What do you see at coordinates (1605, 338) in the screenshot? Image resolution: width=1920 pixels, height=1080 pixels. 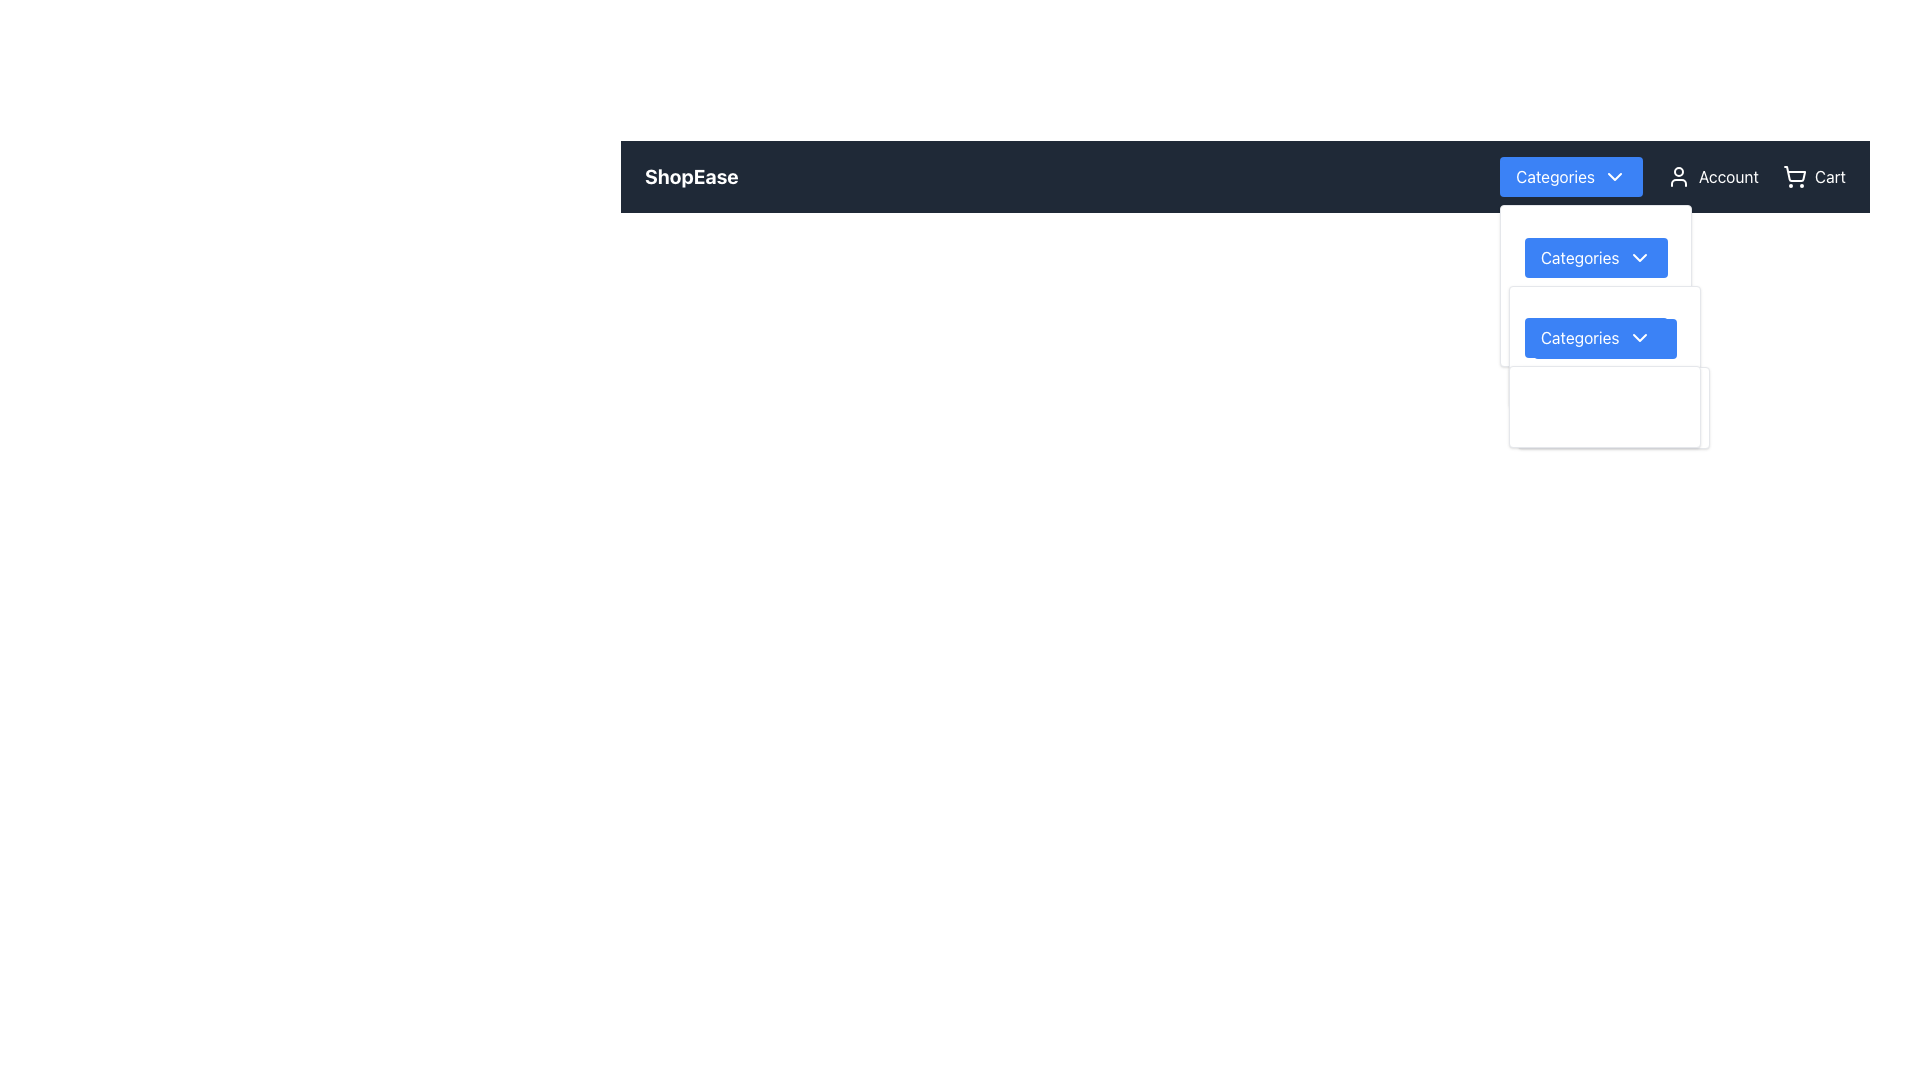 I see `the 'Categories' button with a blue background and white text in the drop-down menu` at bounding box center [1605, 338].